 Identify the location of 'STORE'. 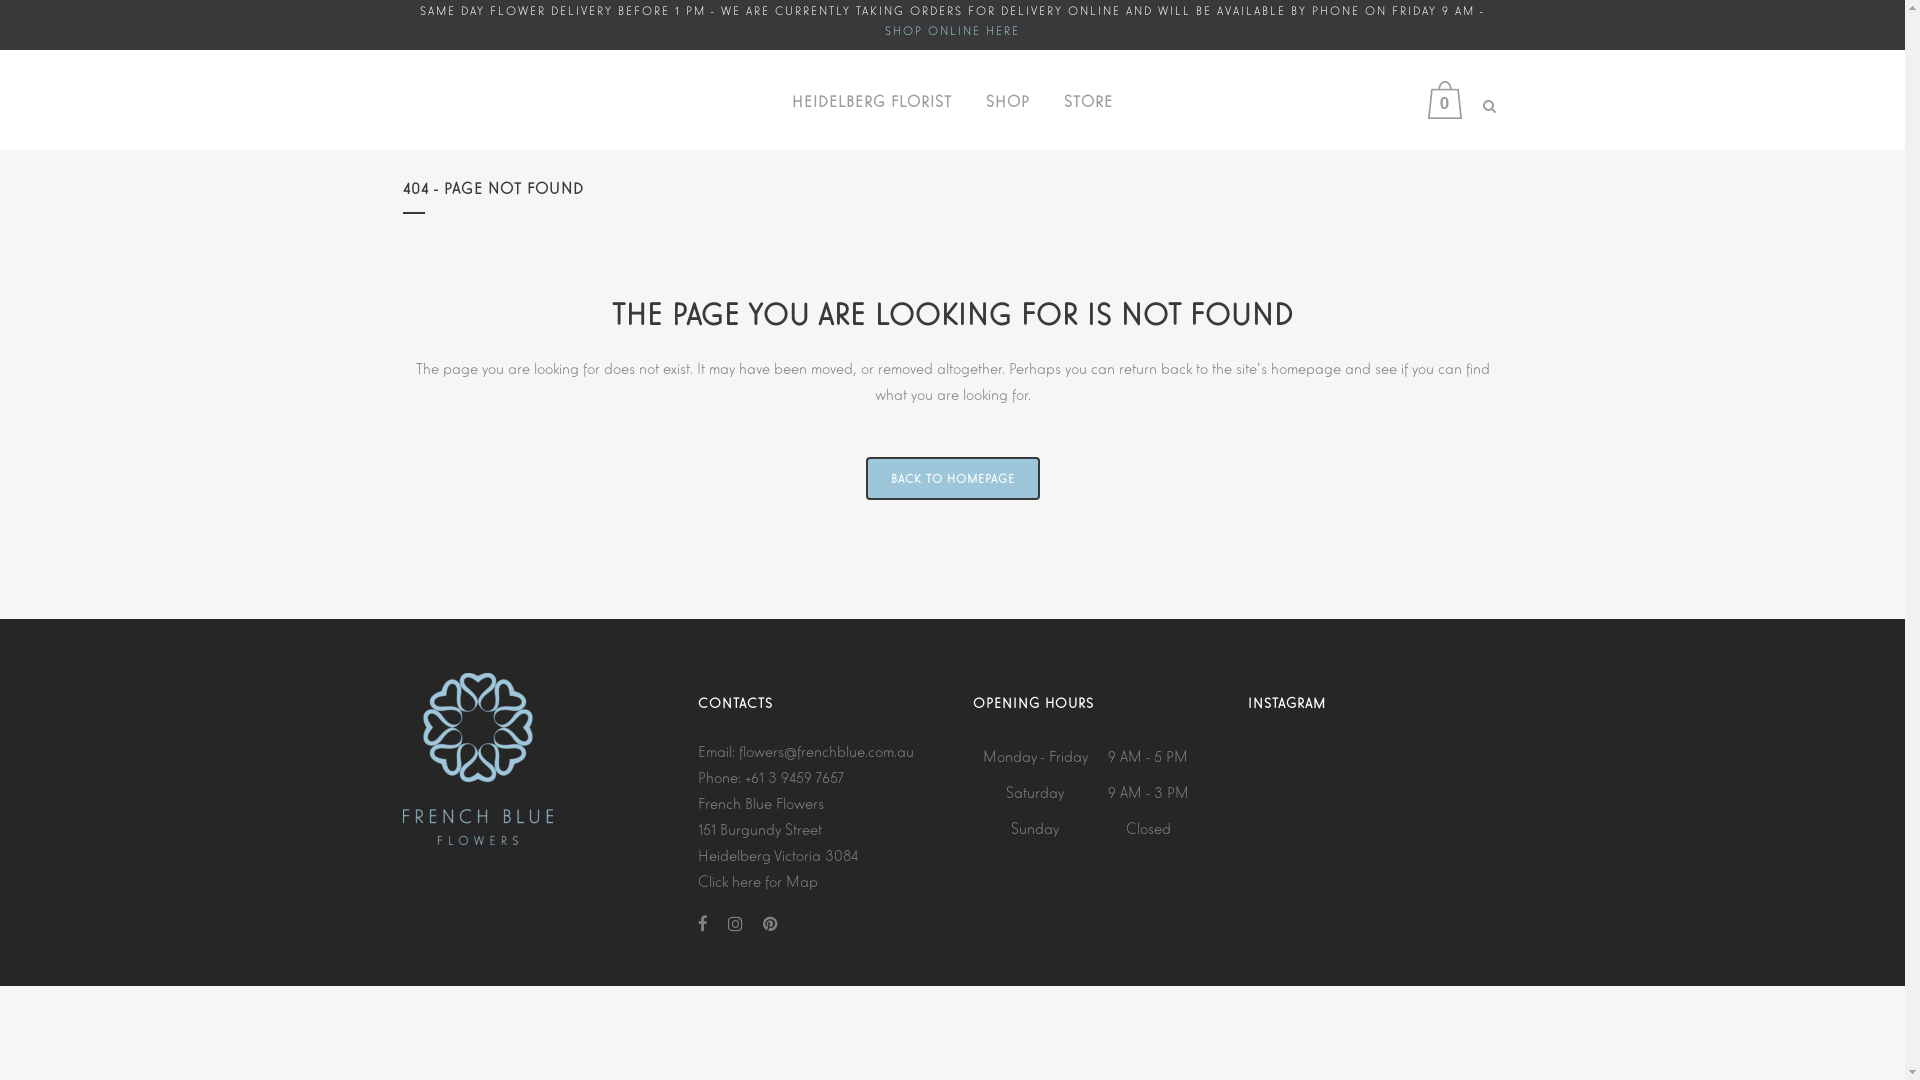
(1087, 100).